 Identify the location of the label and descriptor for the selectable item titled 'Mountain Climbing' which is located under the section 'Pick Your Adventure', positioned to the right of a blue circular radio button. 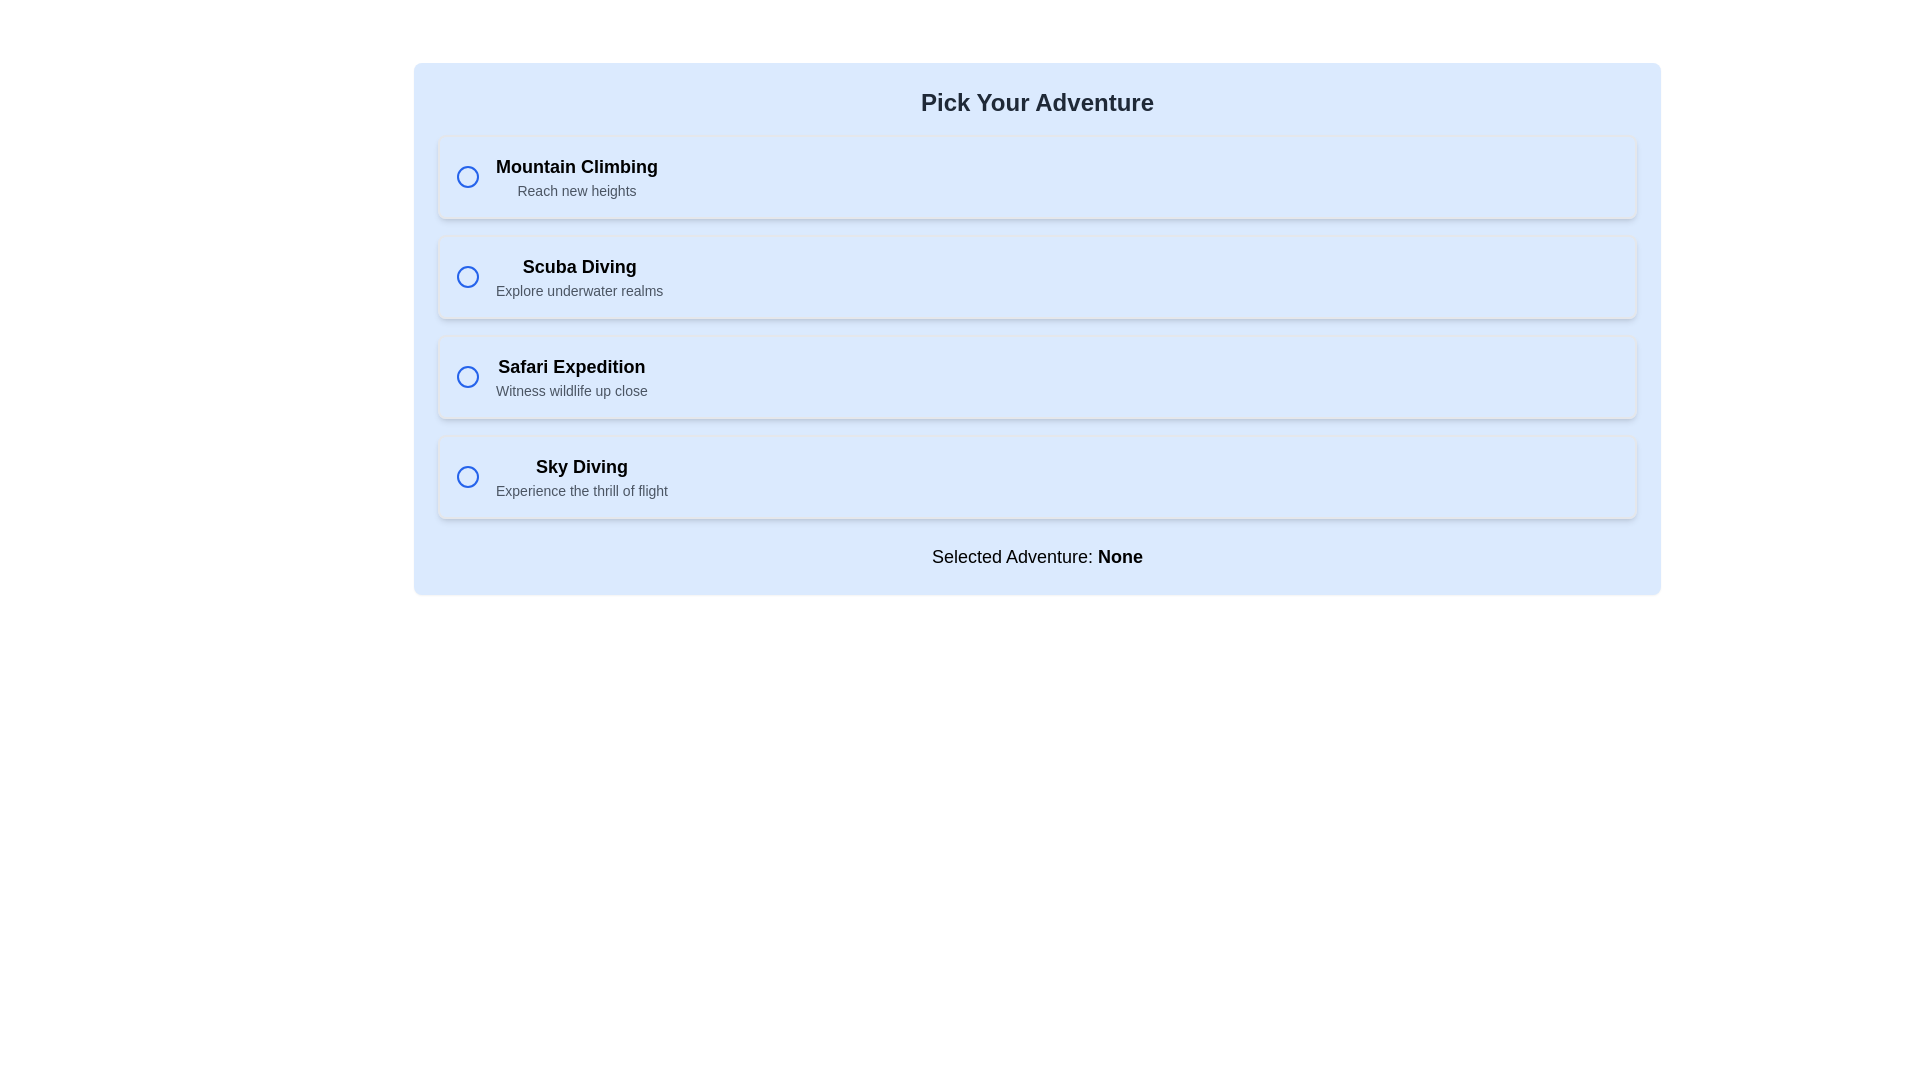
(575, 176).